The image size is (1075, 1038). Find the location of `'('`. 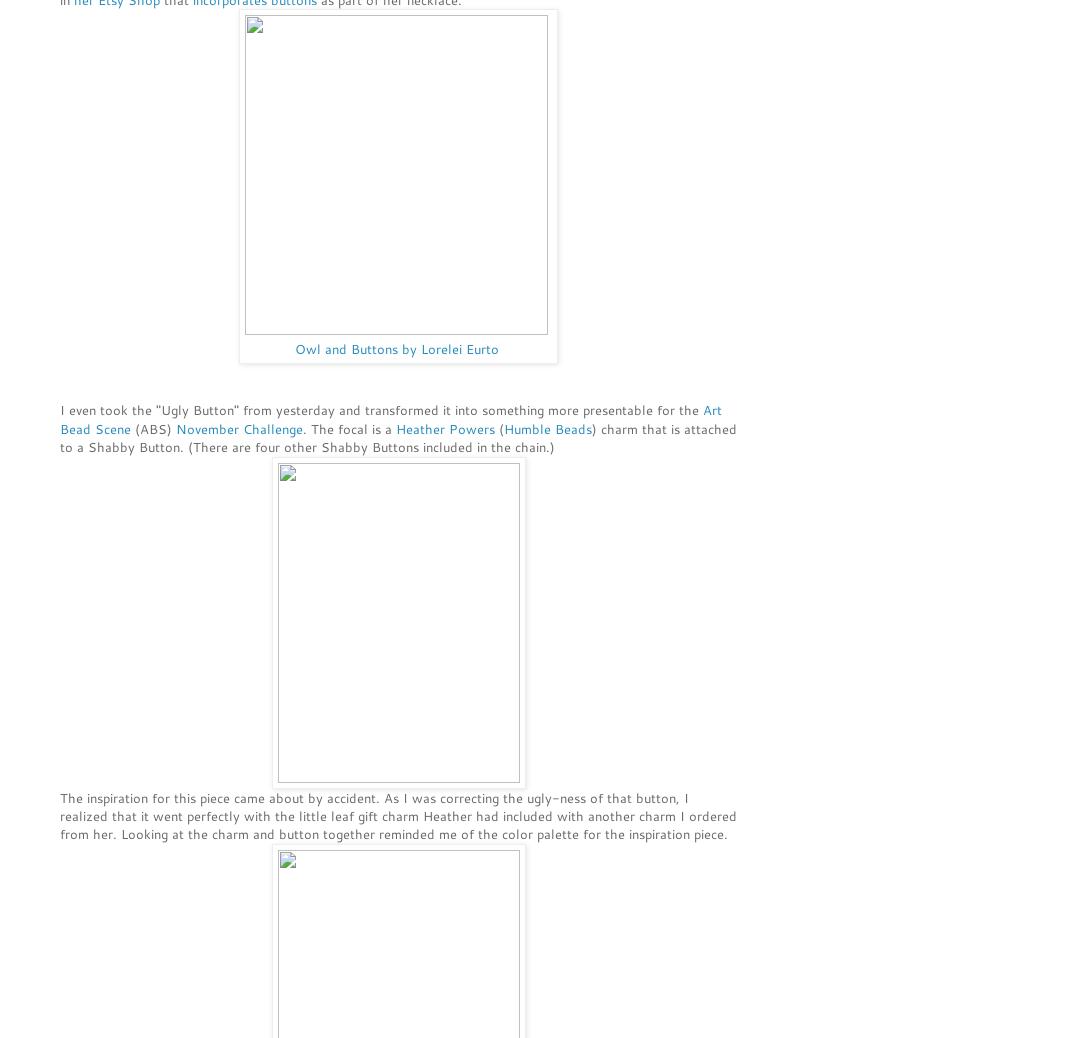

'(' is located at coordinates (494, 427).